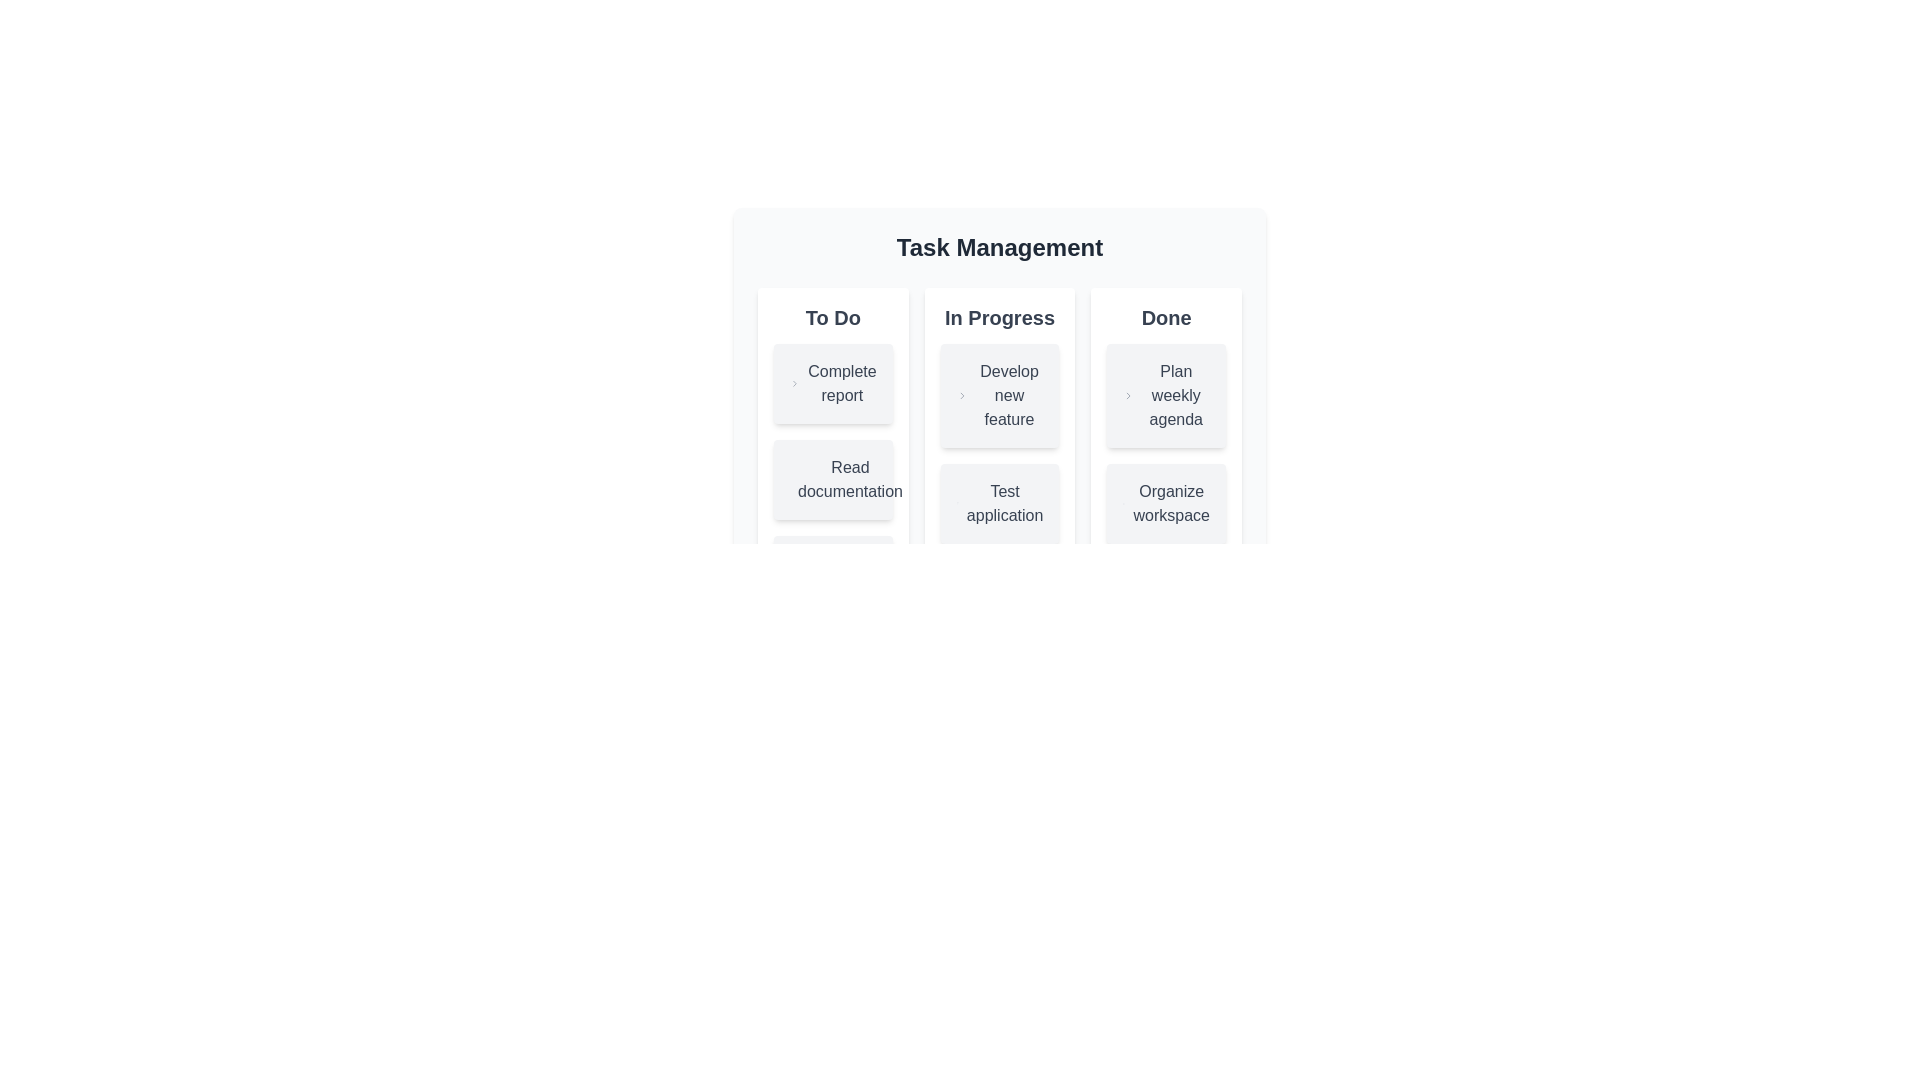 Image resolution: width=1920 pixels, height=1080 pixels. What do you see at coordinates (1166, 396) in the screenshot?
I see `the text-based label with an accompanying icon in the 'Done' column, which is the top item above 'Organize workspace'` at bounding box center [1166, 396].